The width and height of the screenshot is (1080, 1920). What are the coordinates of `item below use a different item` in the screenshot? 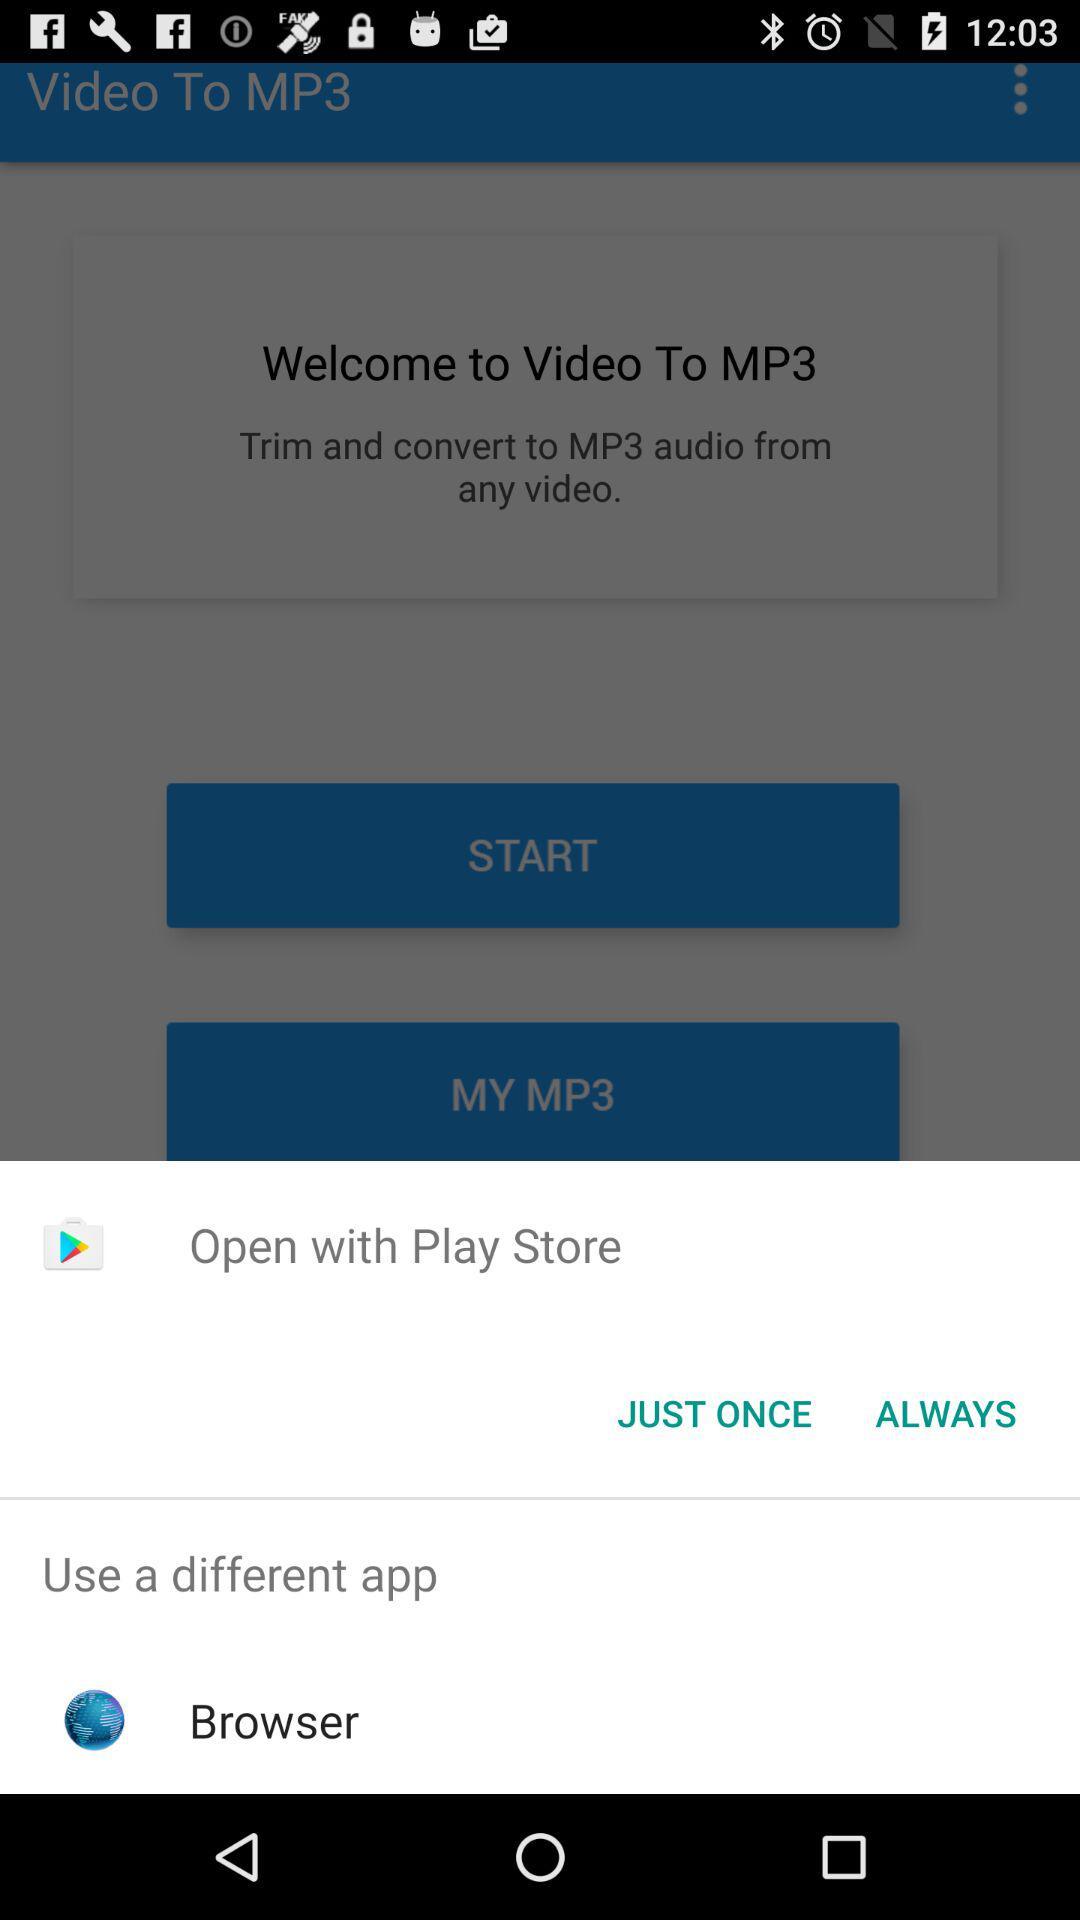 It's located at (274, 1719).